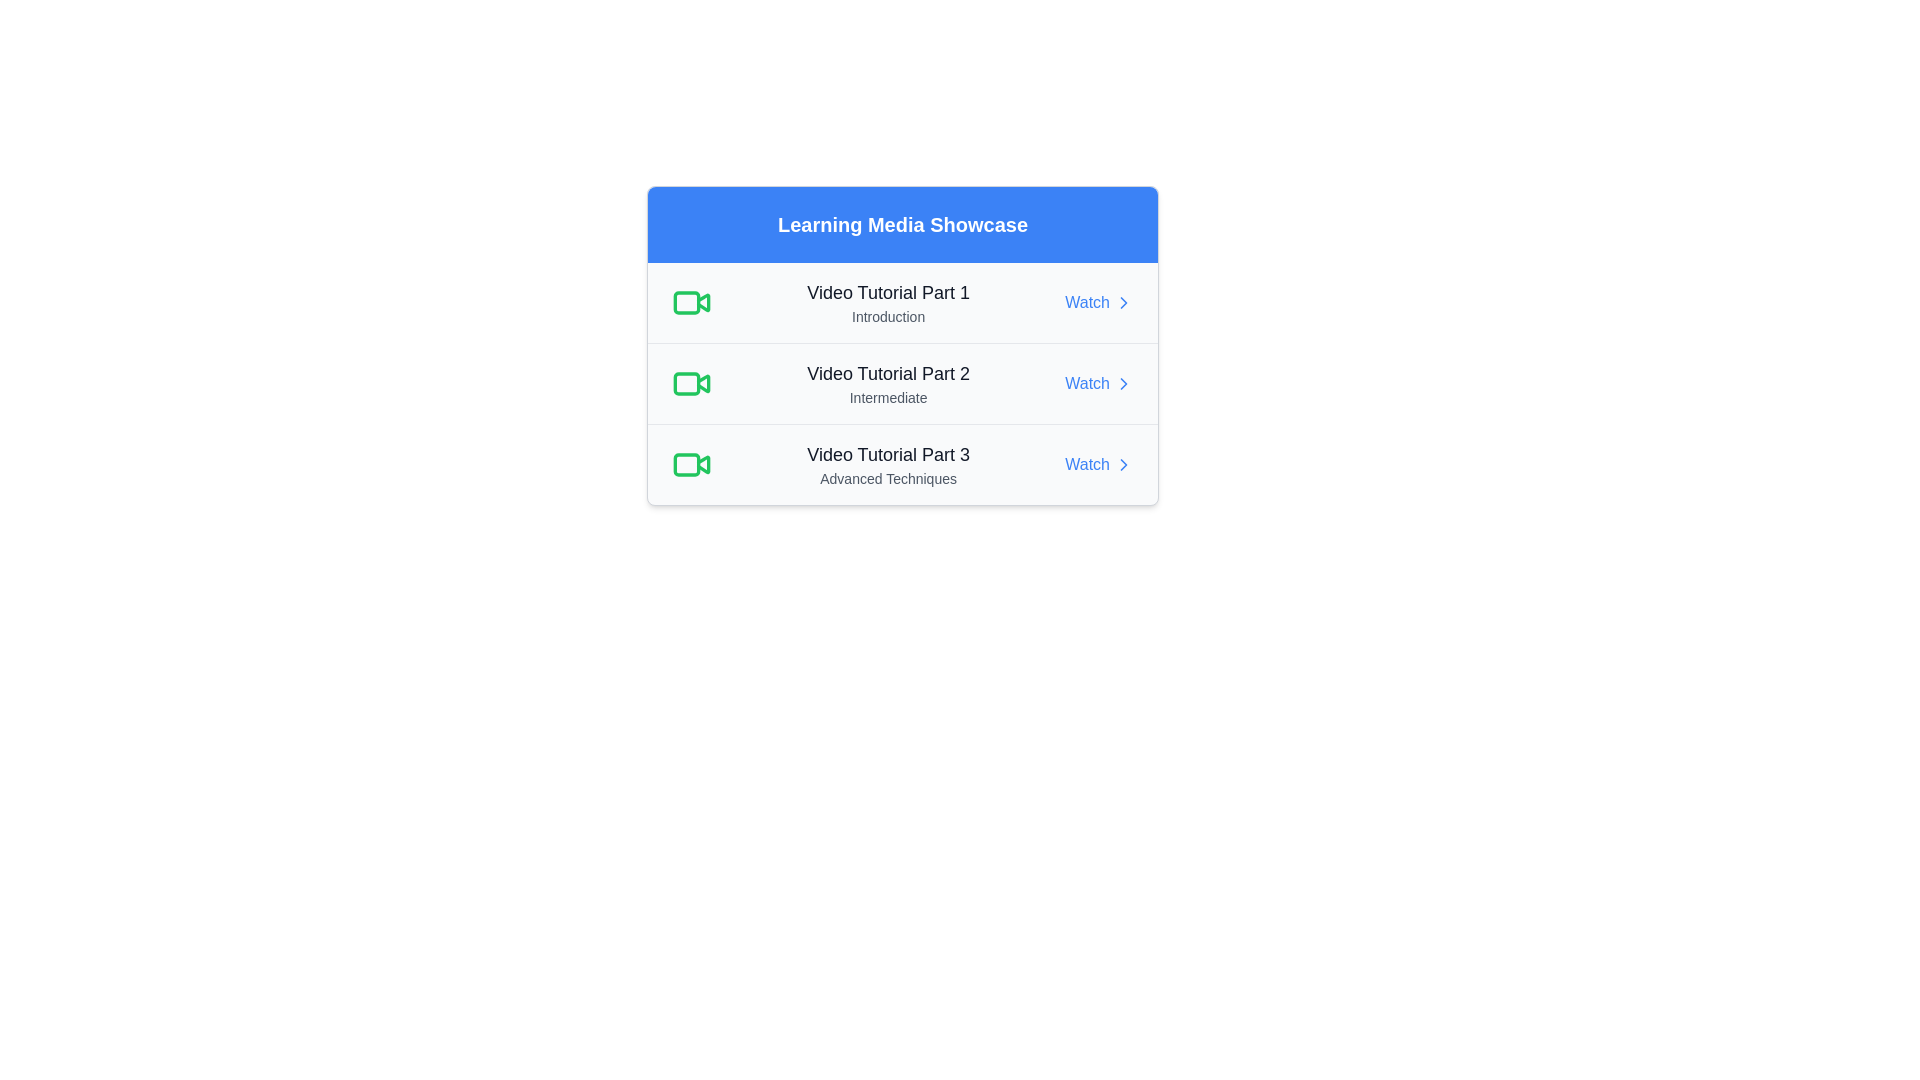 This screenshot has width=1920, height=1080. Describe the element at coordinates (1098, 303) in the screenshot. I see `the navigational text link for 'Video Tutorial Part 1'` at that location.